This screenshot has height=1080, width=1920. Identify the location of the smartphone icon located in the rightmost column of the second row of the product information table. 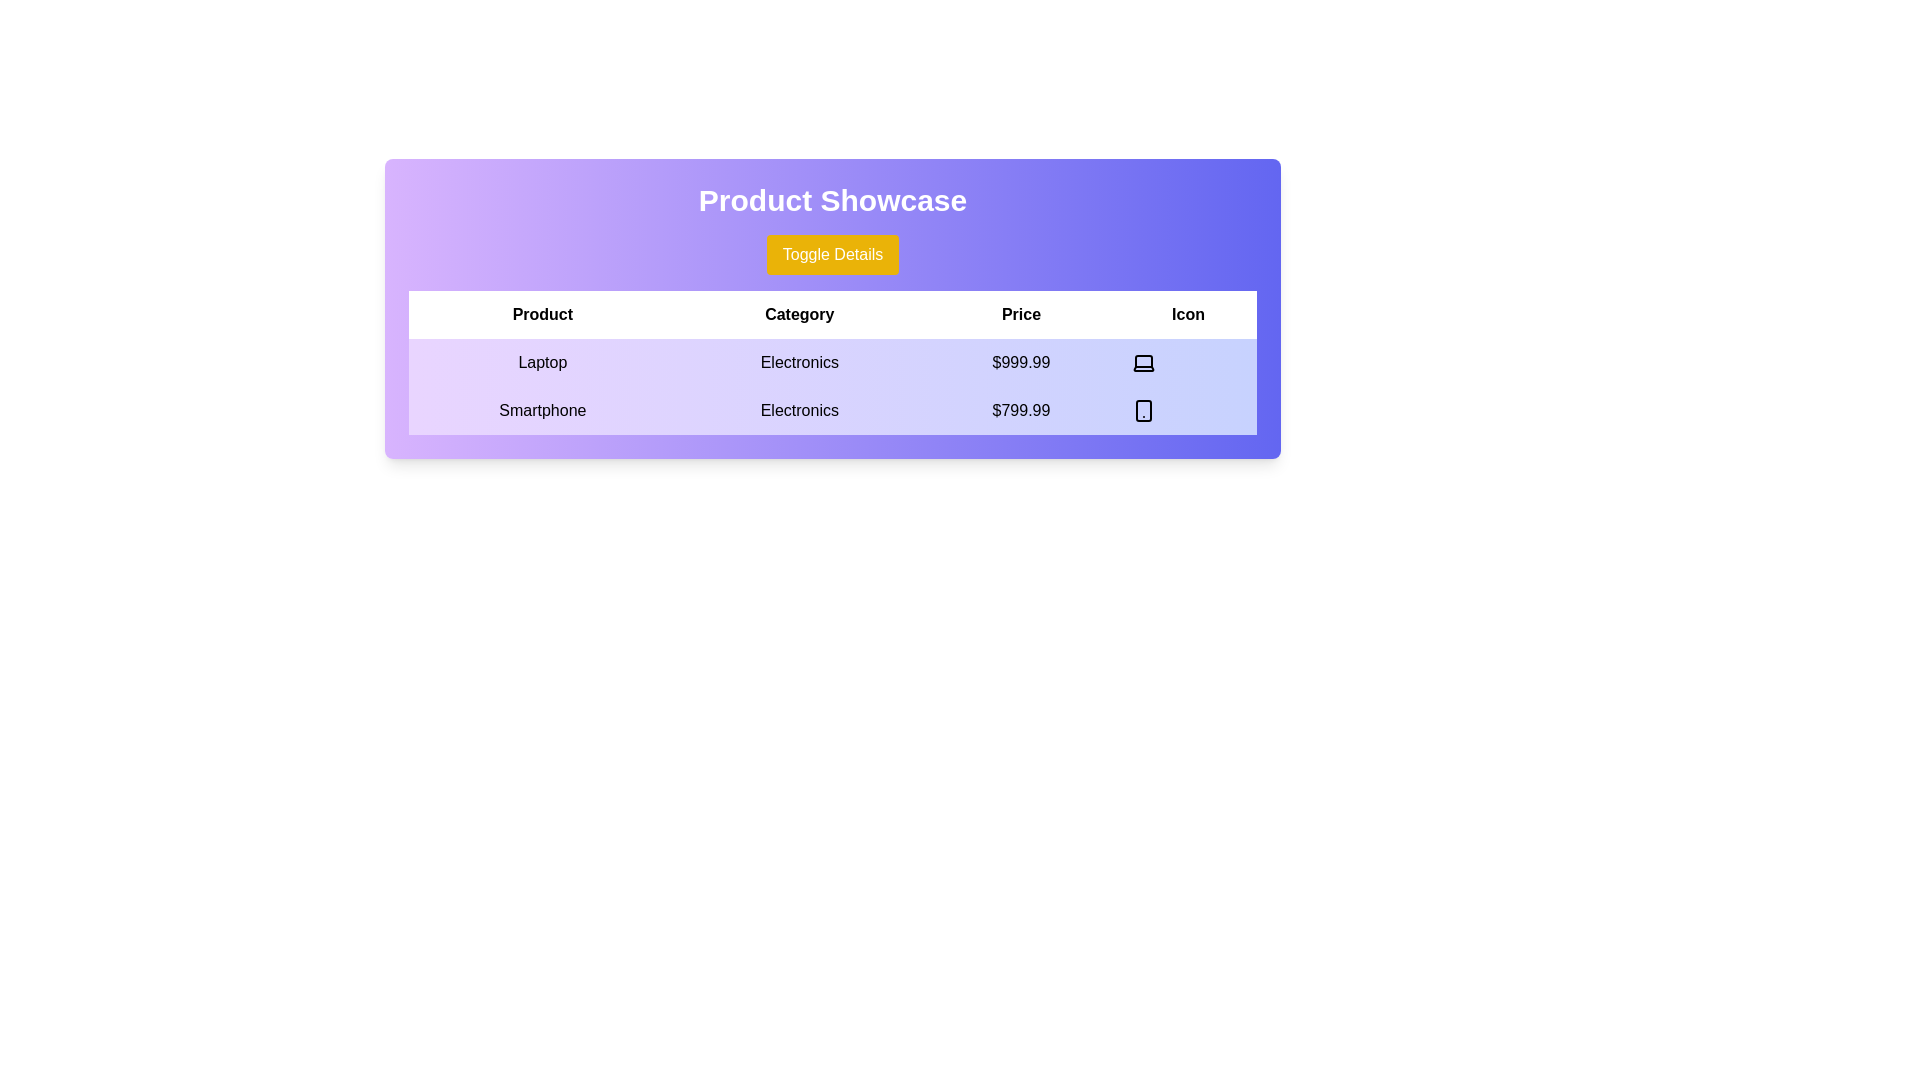
(1143, 410).